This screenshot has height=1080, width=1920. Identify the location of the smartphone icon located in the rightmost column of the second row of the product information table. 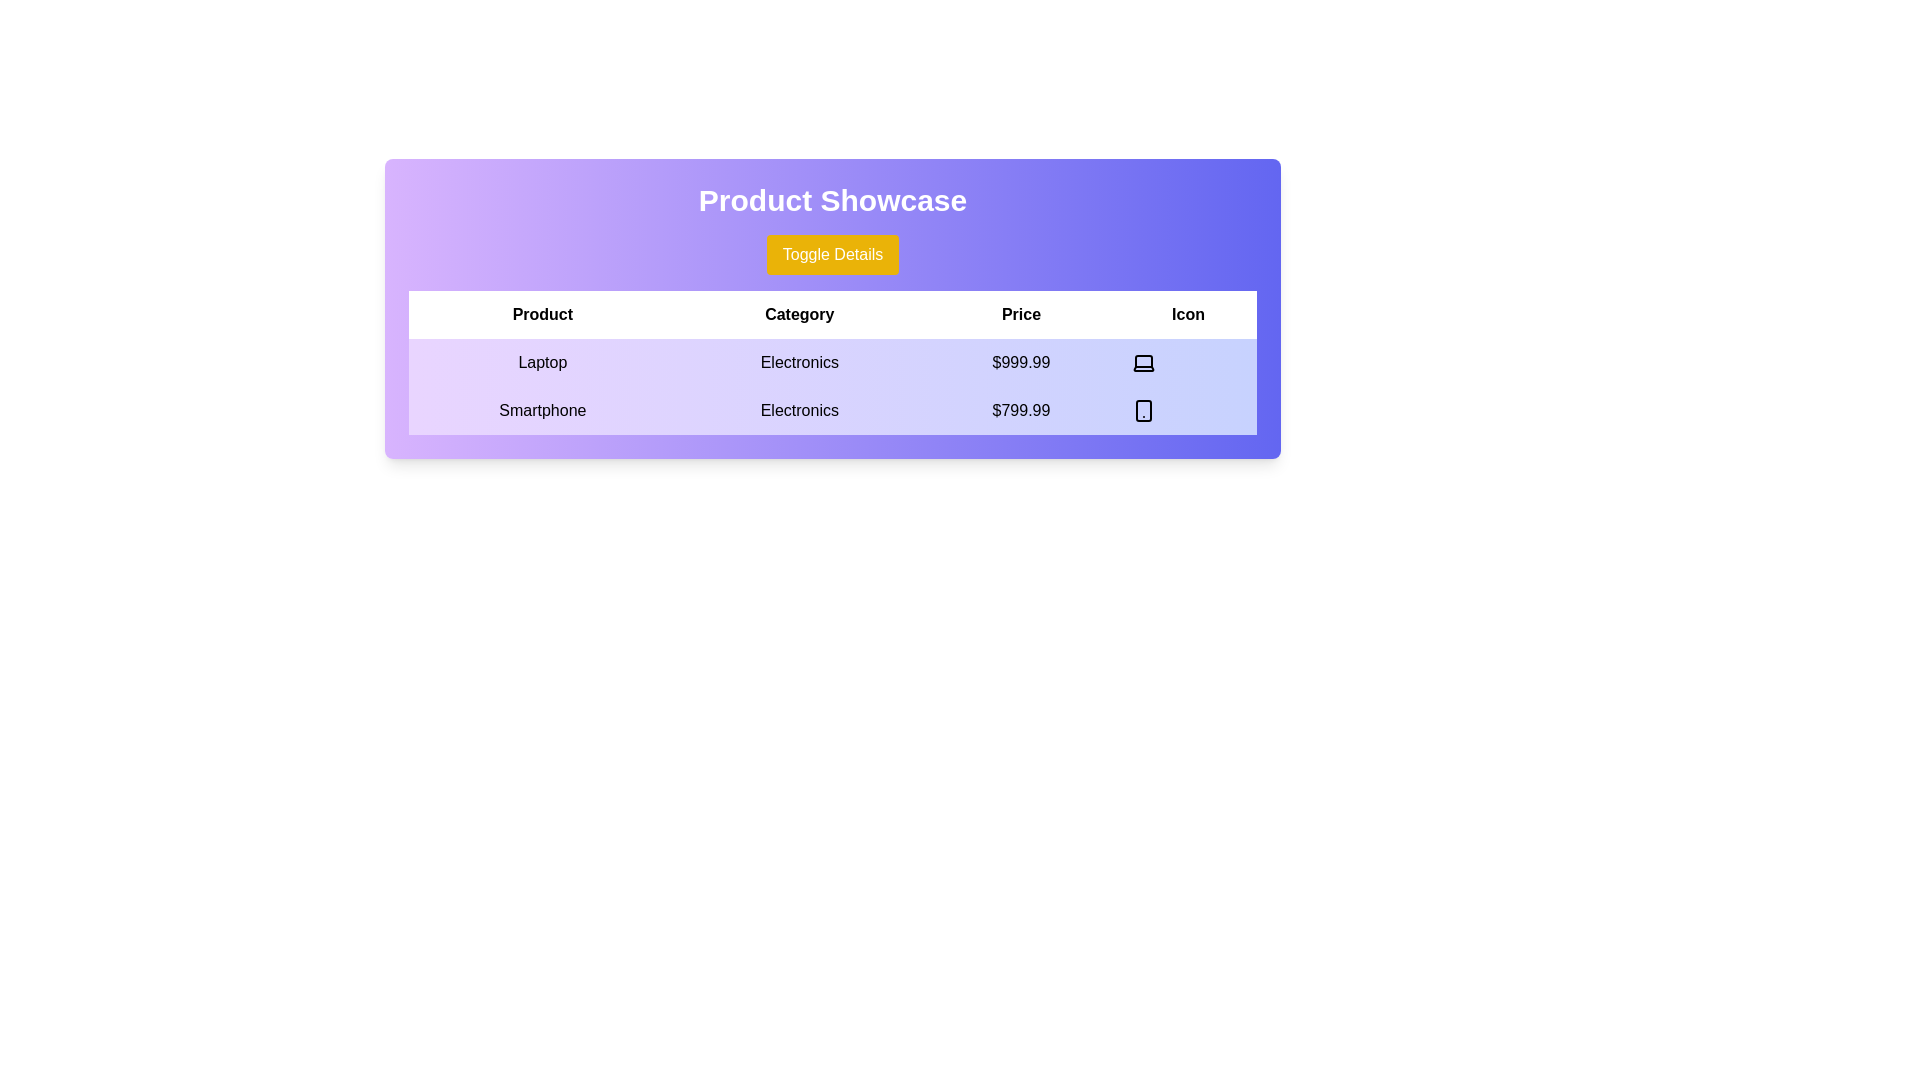
(1143, 410).